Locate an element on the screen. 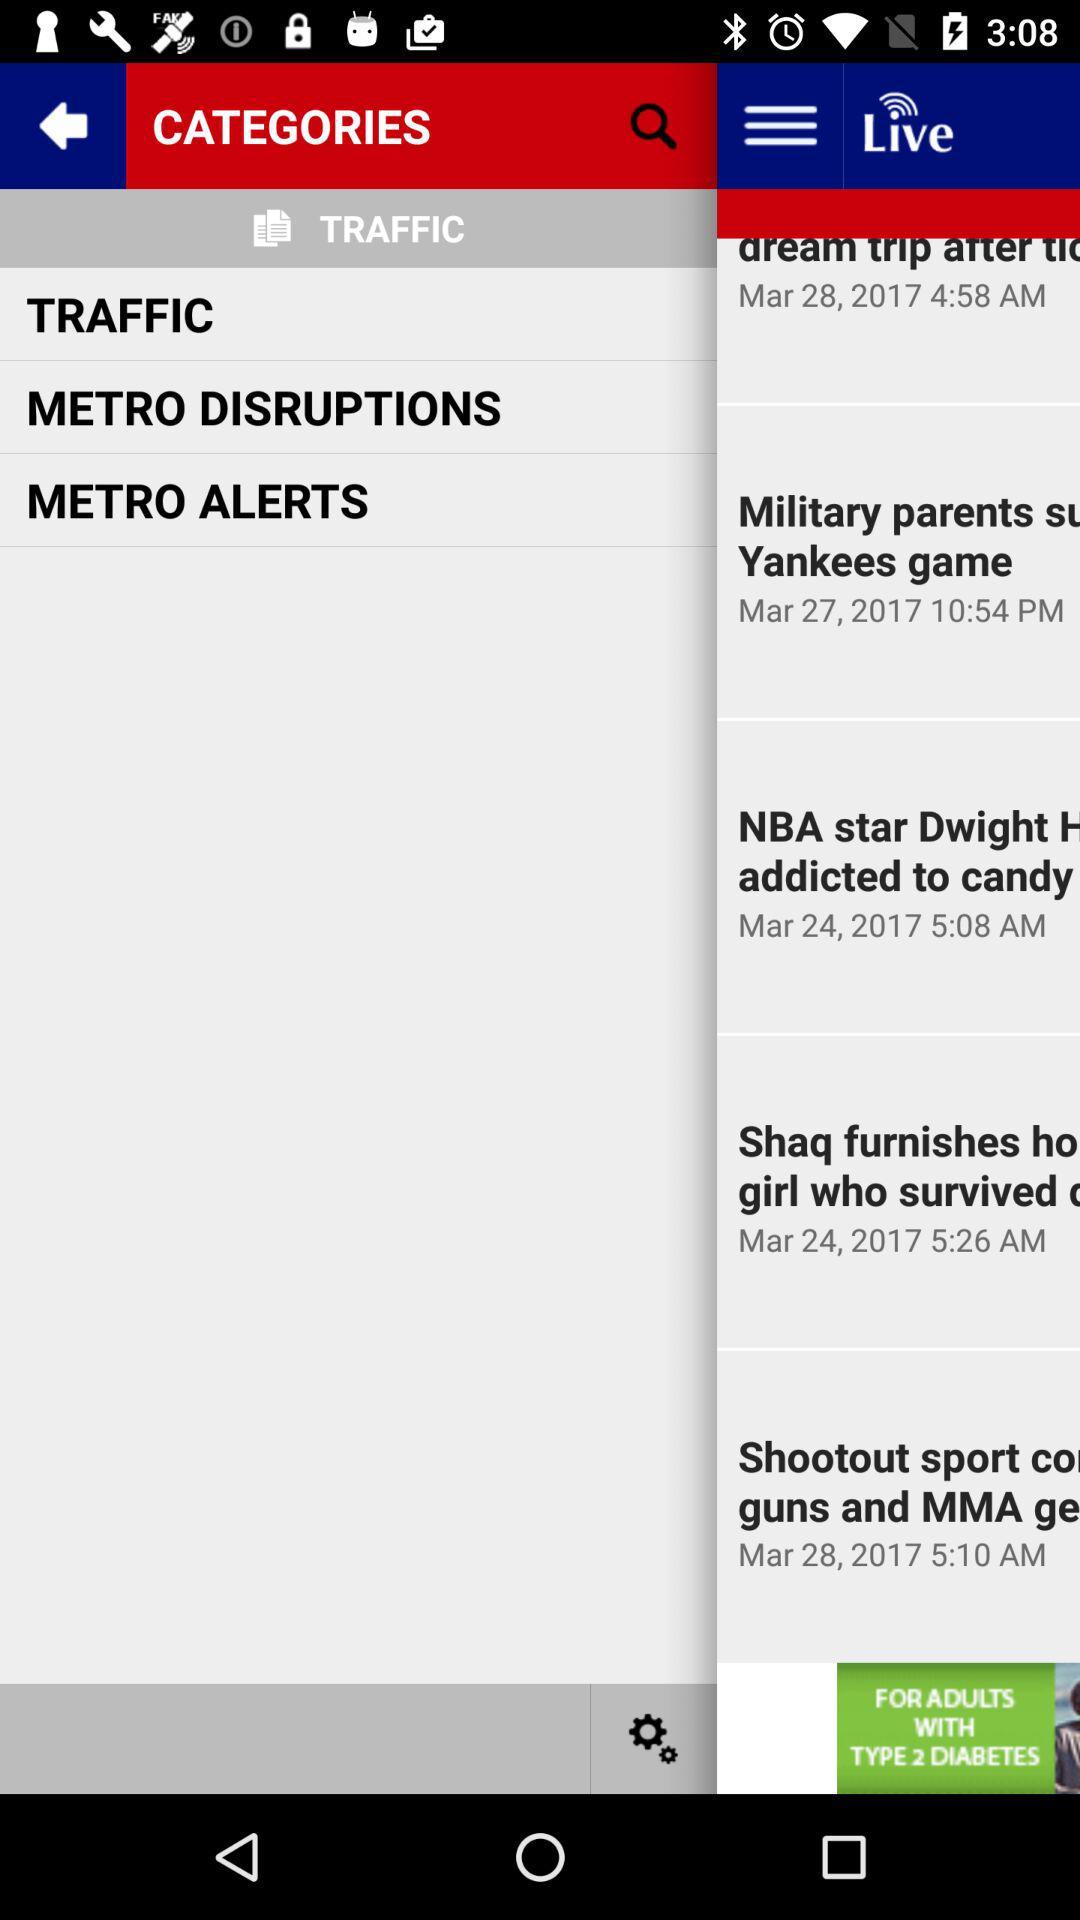  the open menu is located at coordinates (61, 124).